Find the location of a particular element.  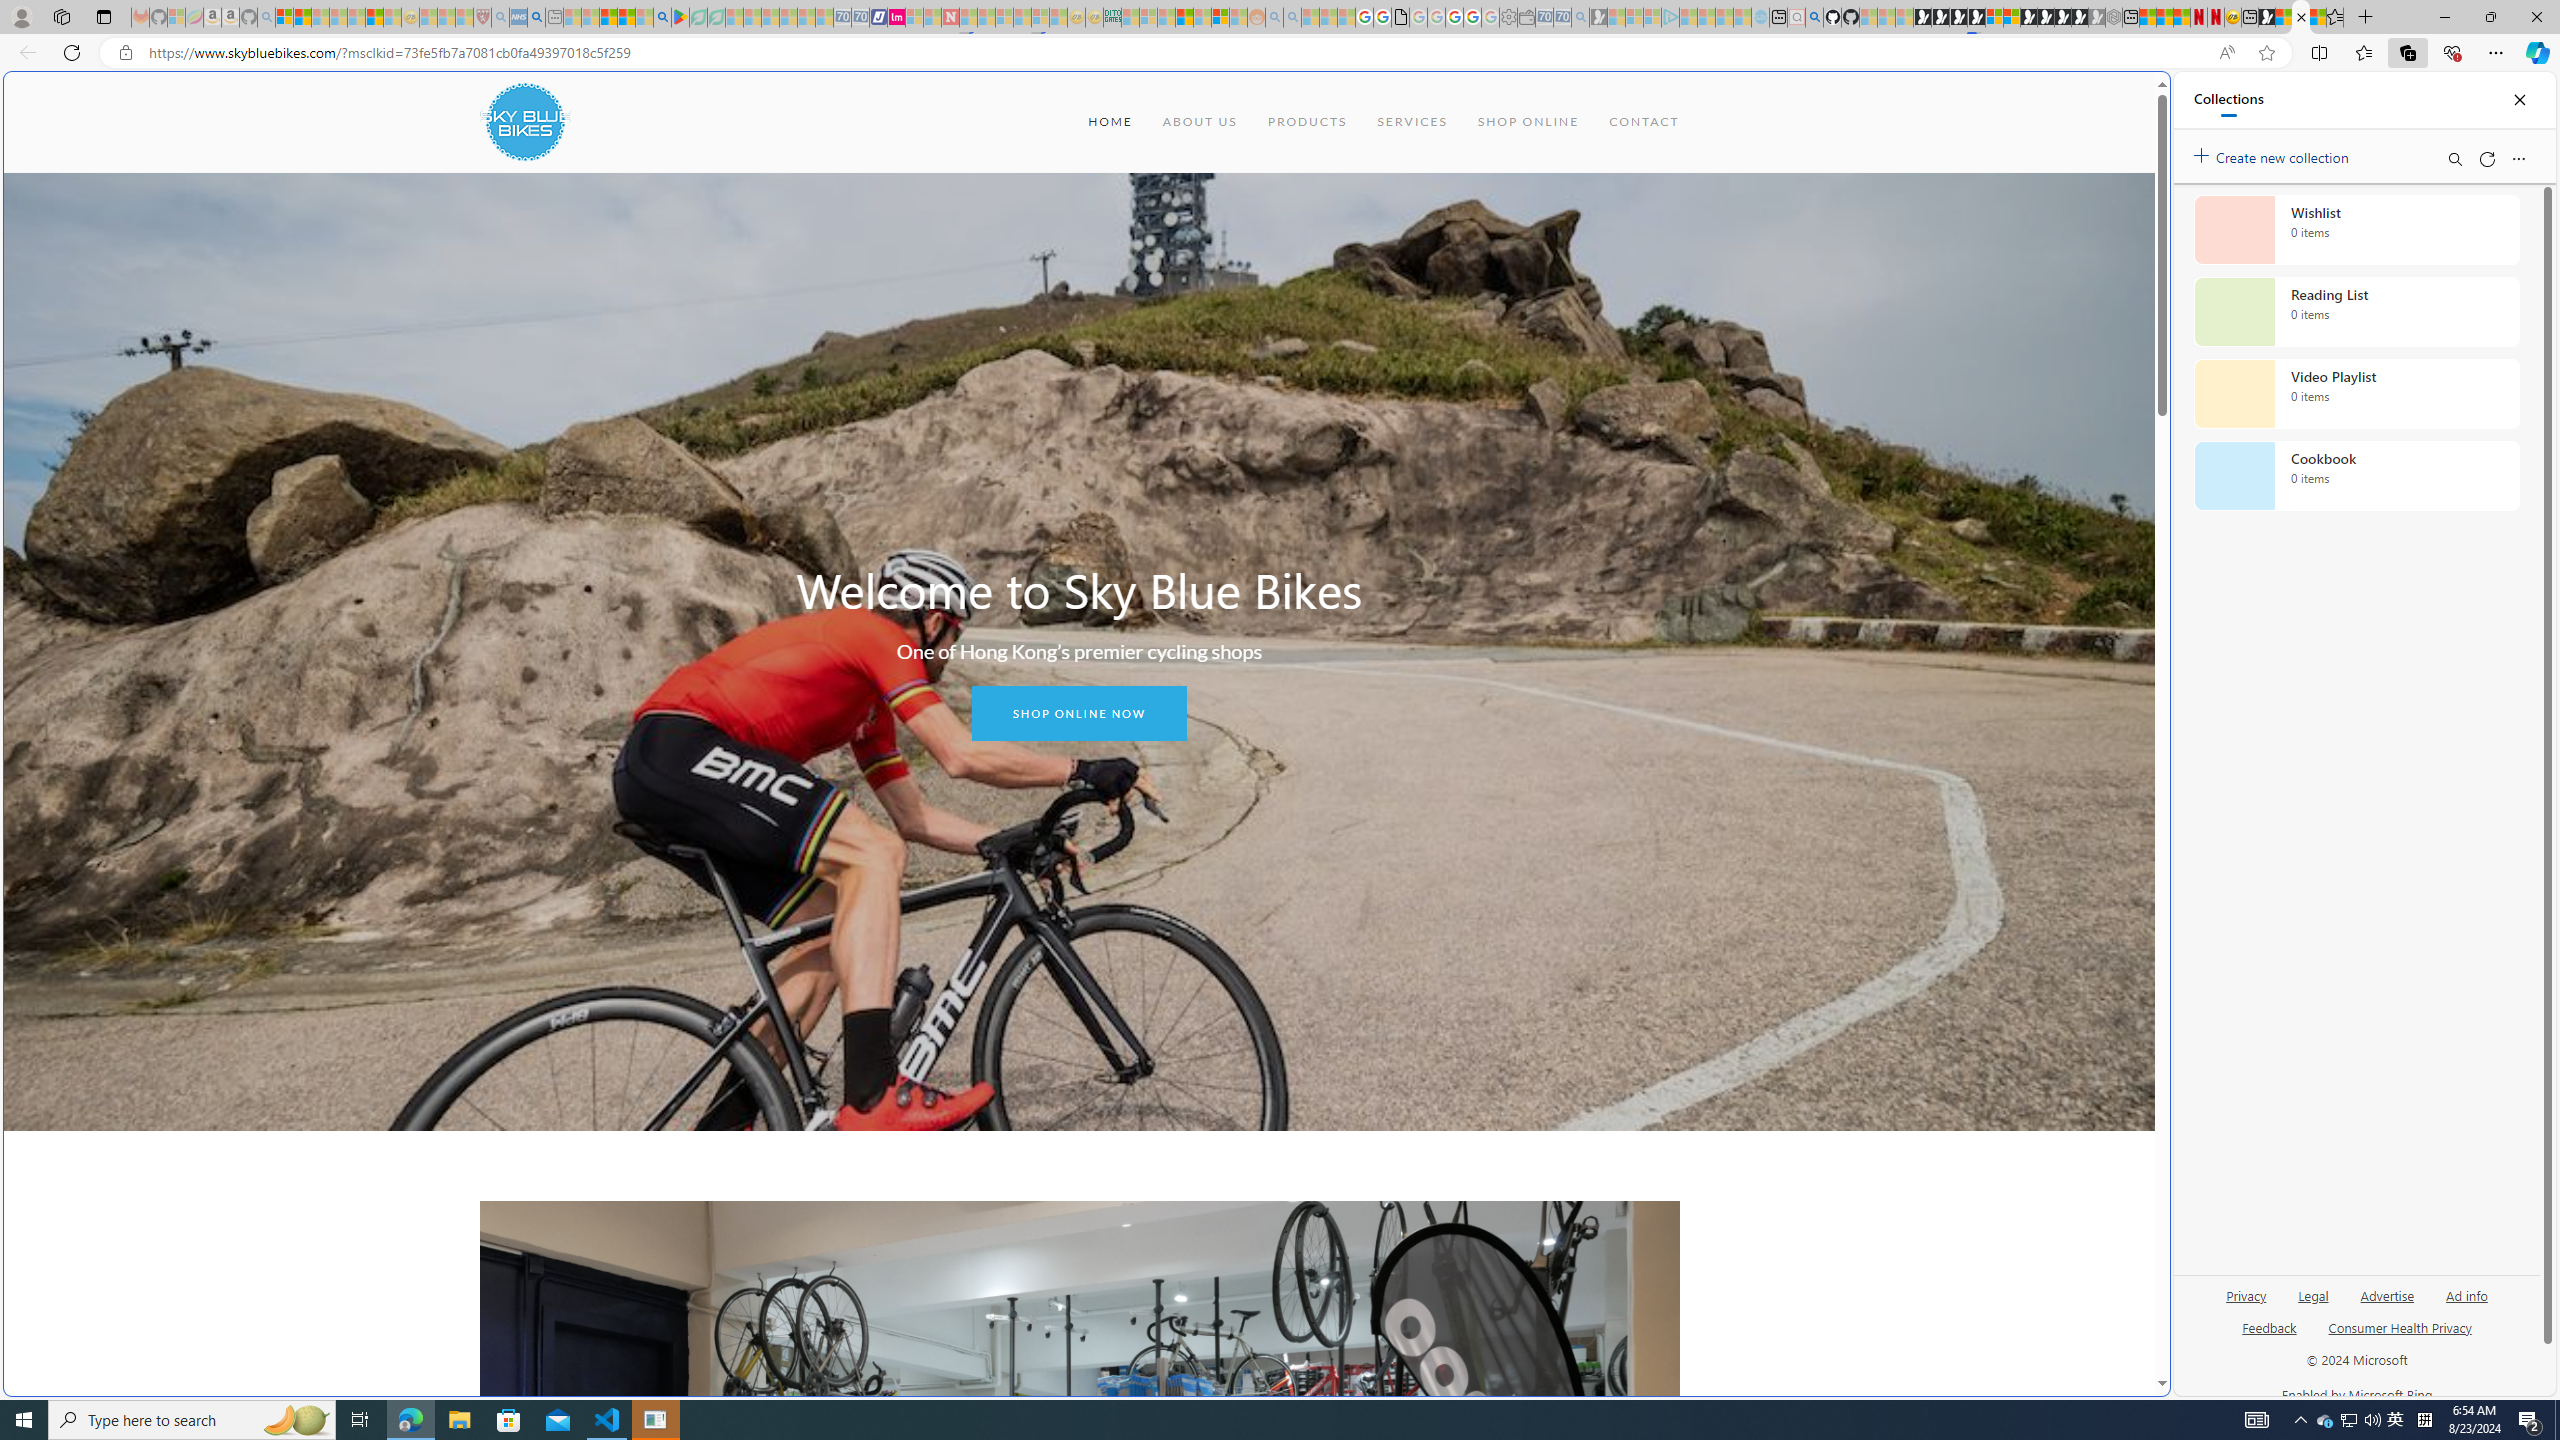

'PRODUCTS' is located at coordinates (1305, 120).